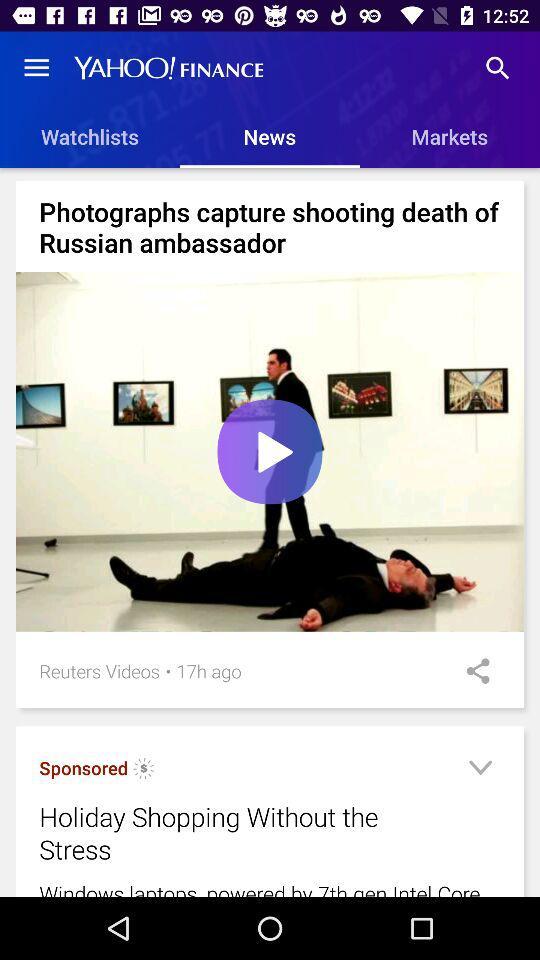  What do you see at coordinates (167, 671) in the screenshot?
I see `the icon next to reuters videos icon` at bounding box center [167, 671].